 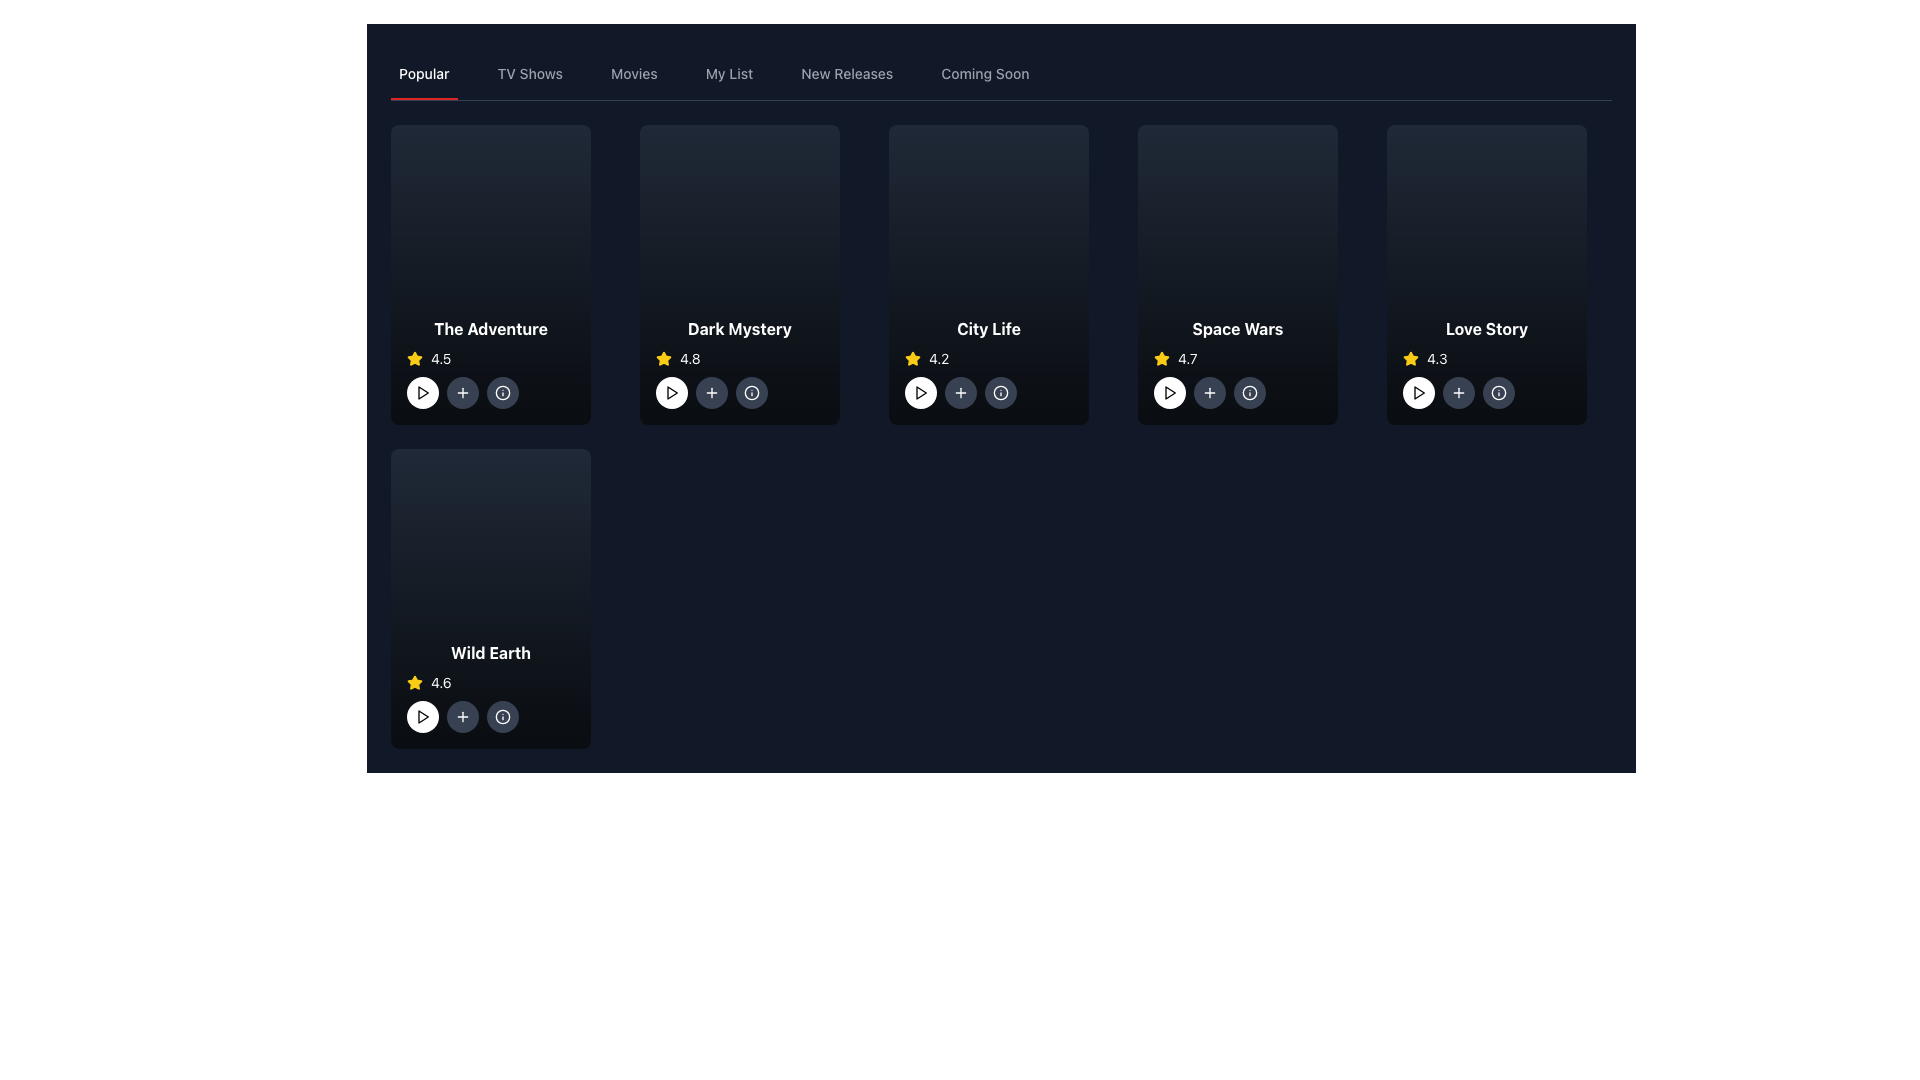 What do you see at coordinates (421, 393) in the screenshot?
I see `the triangular play icon with a black border and fill located in the bottom-left area of the 'The Adventure' card in the 'Popular' section` at bounding box center [421, 393].